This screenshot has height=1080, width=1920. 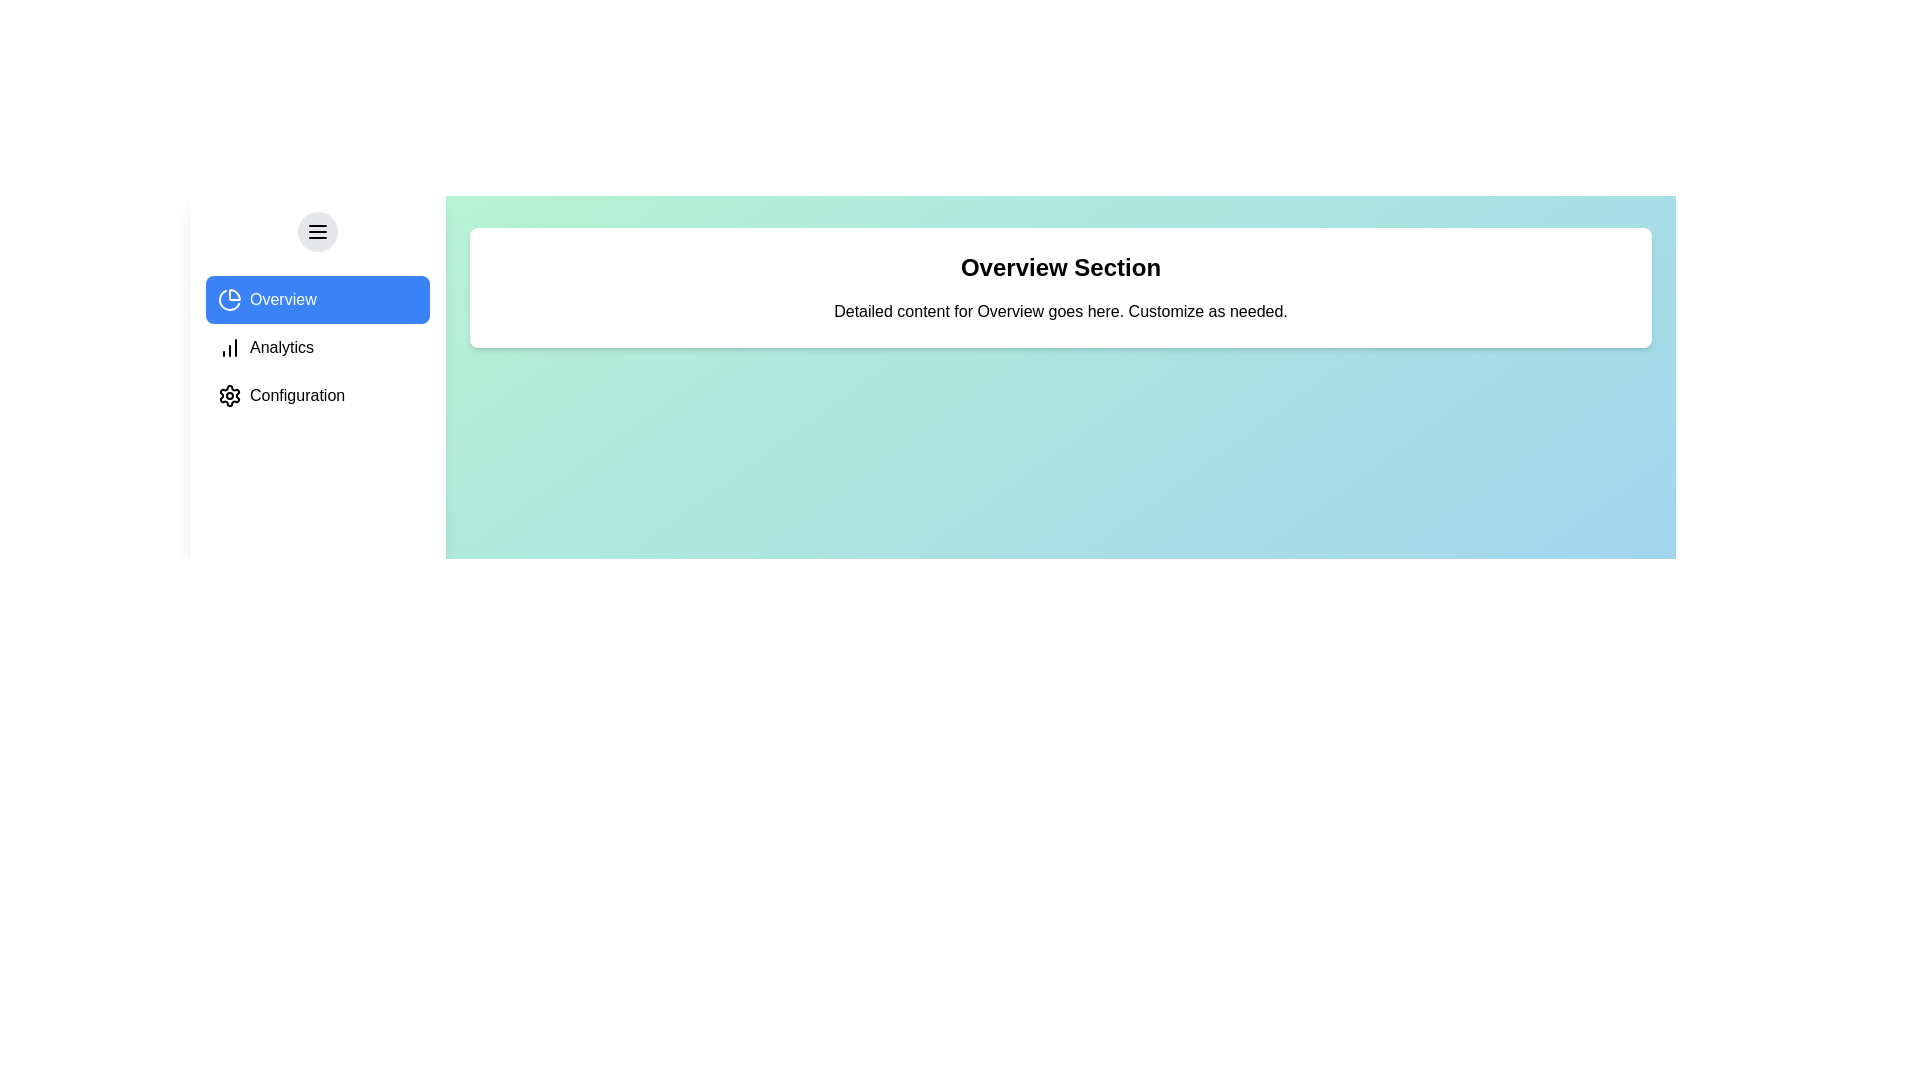 What do you see at coordinates (316, 230) in the screenshot?
I see `the sidebar toggle button to toggle its visibility` at bounding box center [316, 230].